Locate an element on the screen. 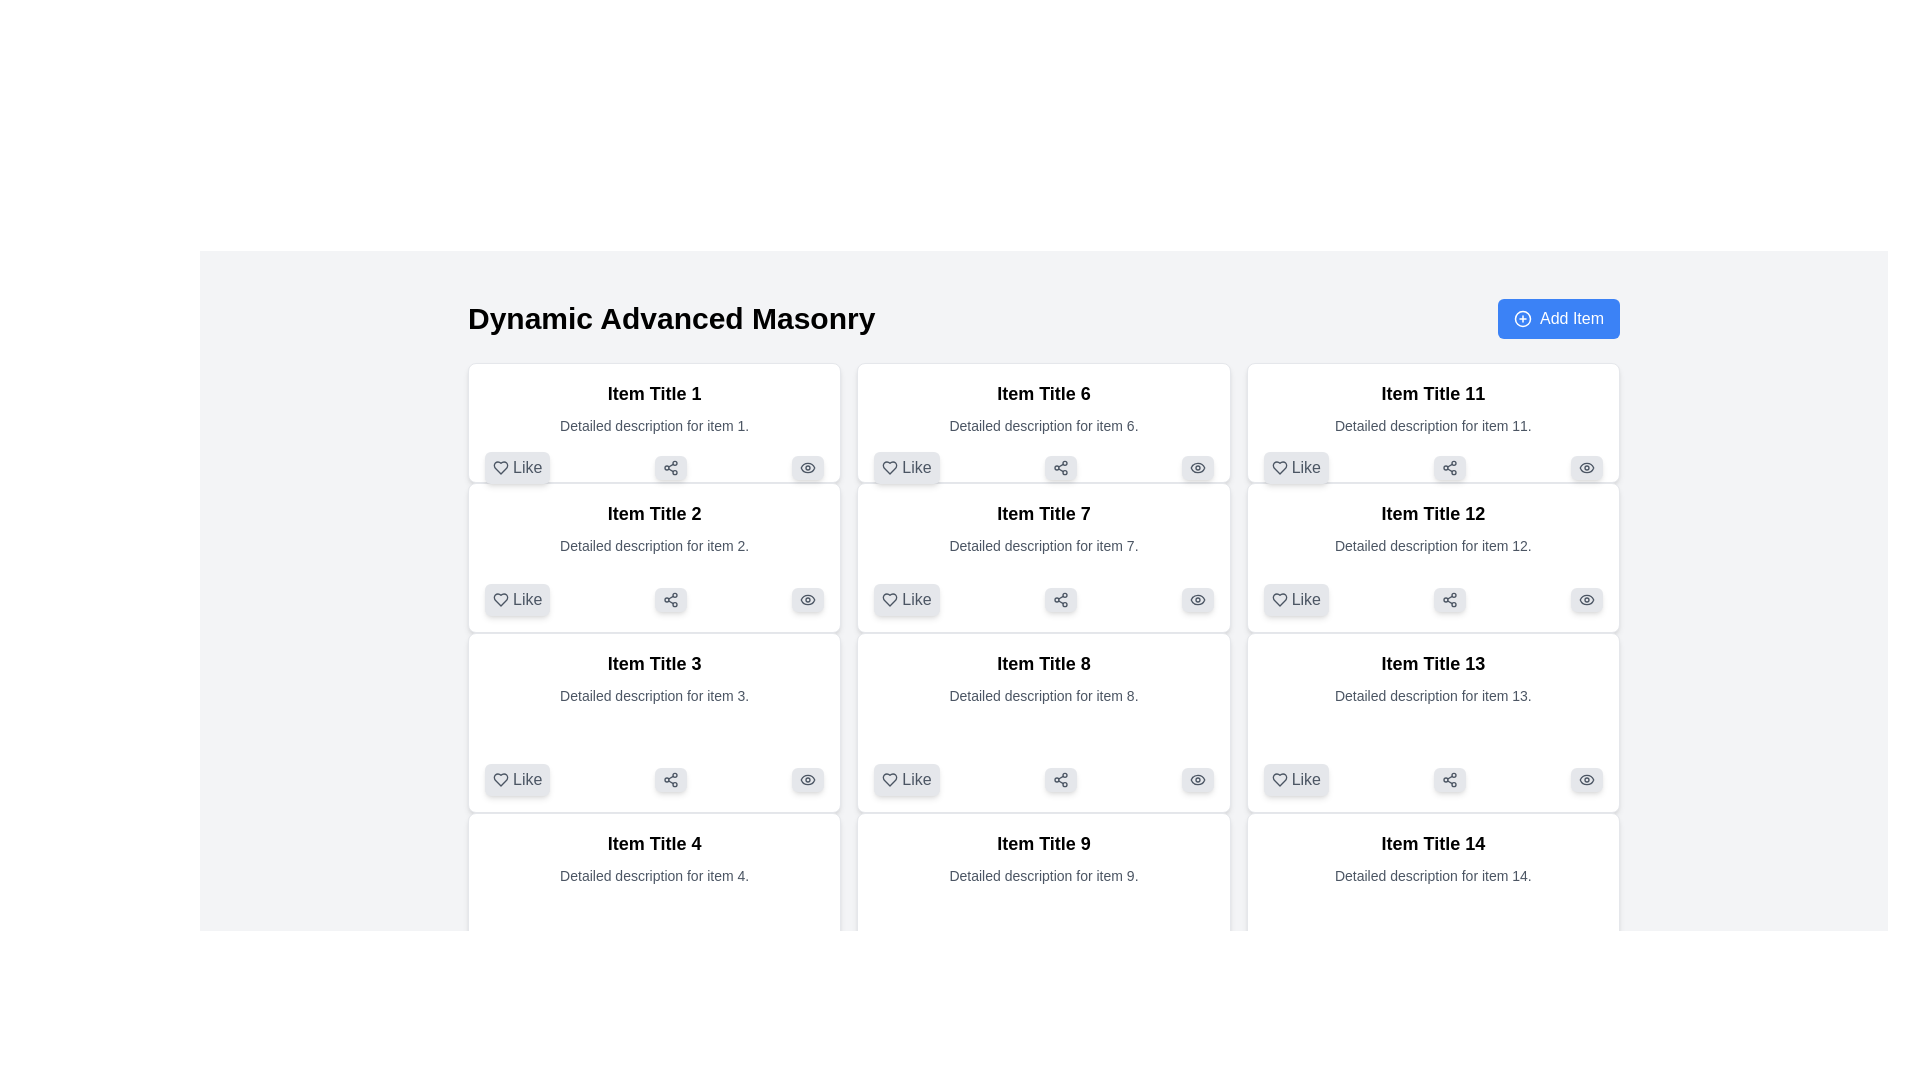  the 'Like' button located at the bottom-left of the 'Item Title 2' card, which is the first button in the horizontal bar of options adjacent to 'Share' and 'View' is located at coordinates (654, 599).